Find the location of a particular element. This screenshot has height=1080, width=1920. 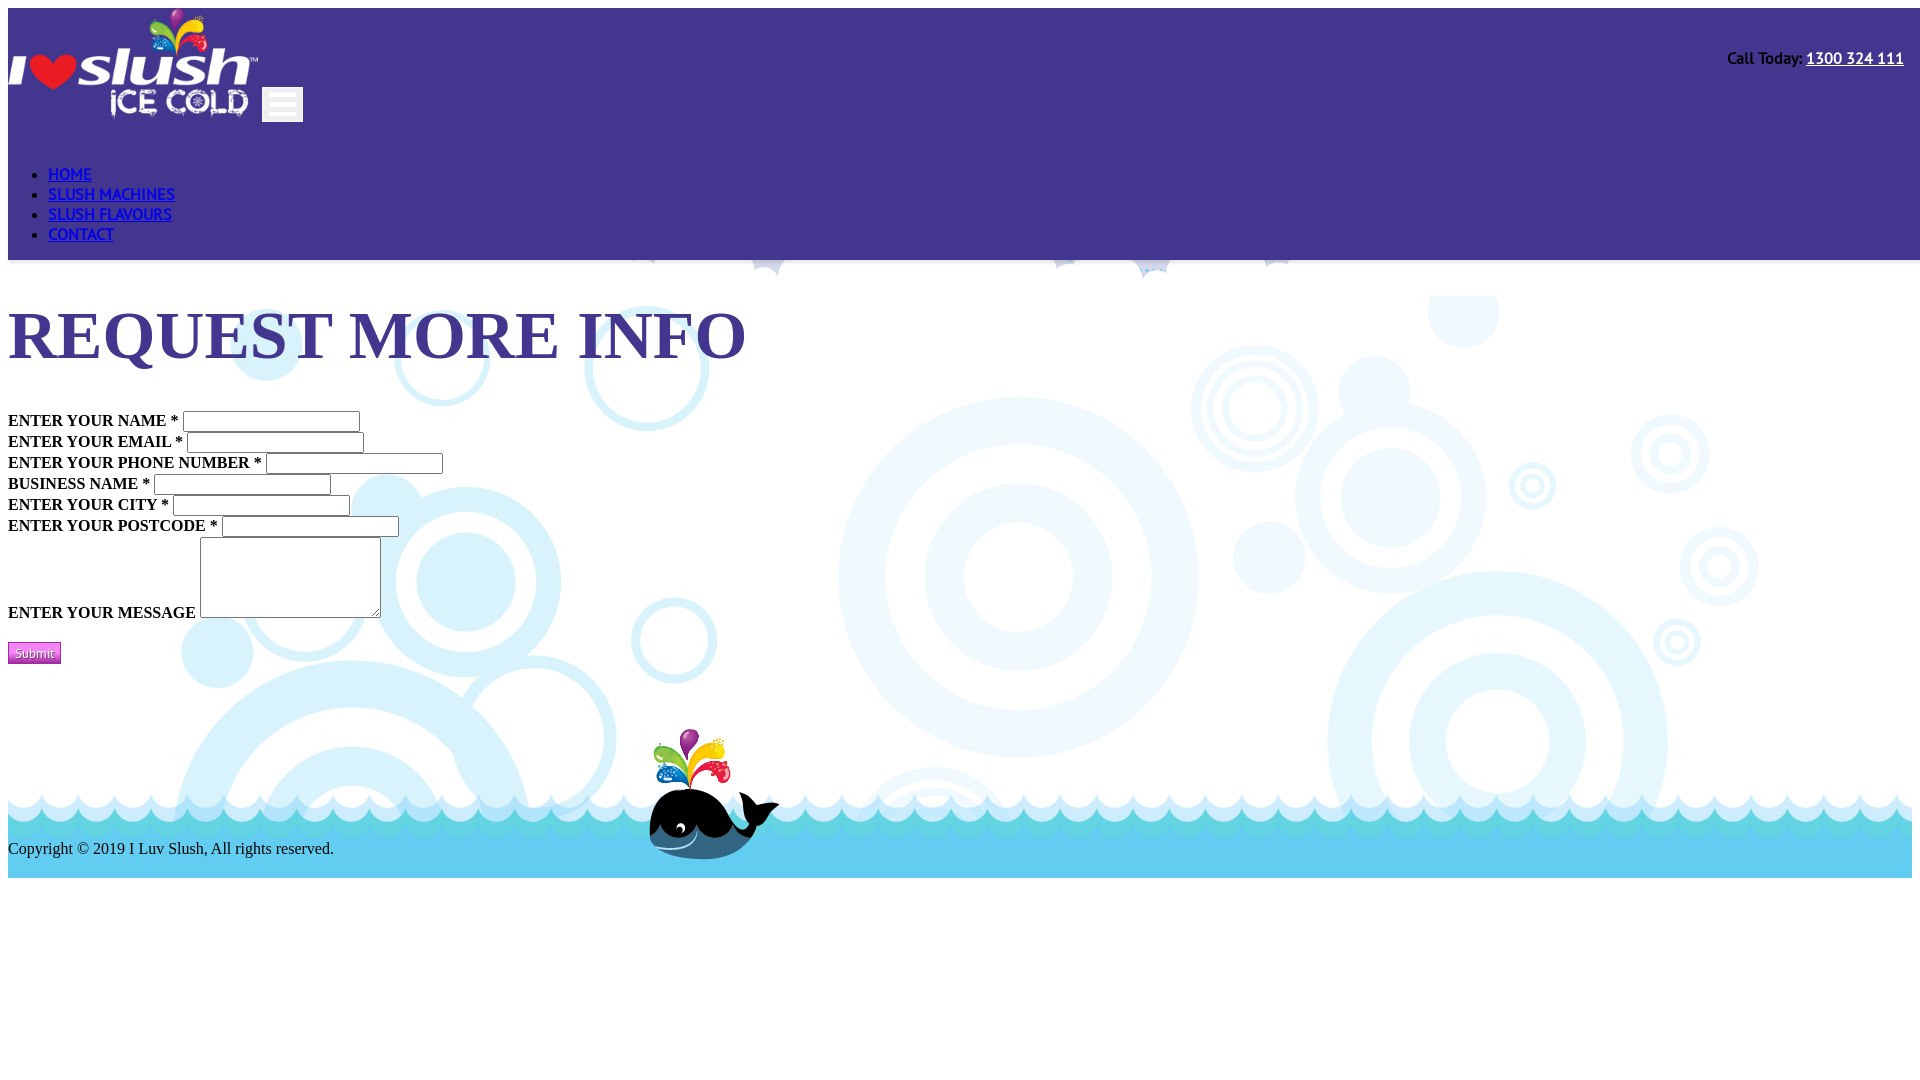

'SLUSH FLAVOURS' is located at coordinates (109, 213).